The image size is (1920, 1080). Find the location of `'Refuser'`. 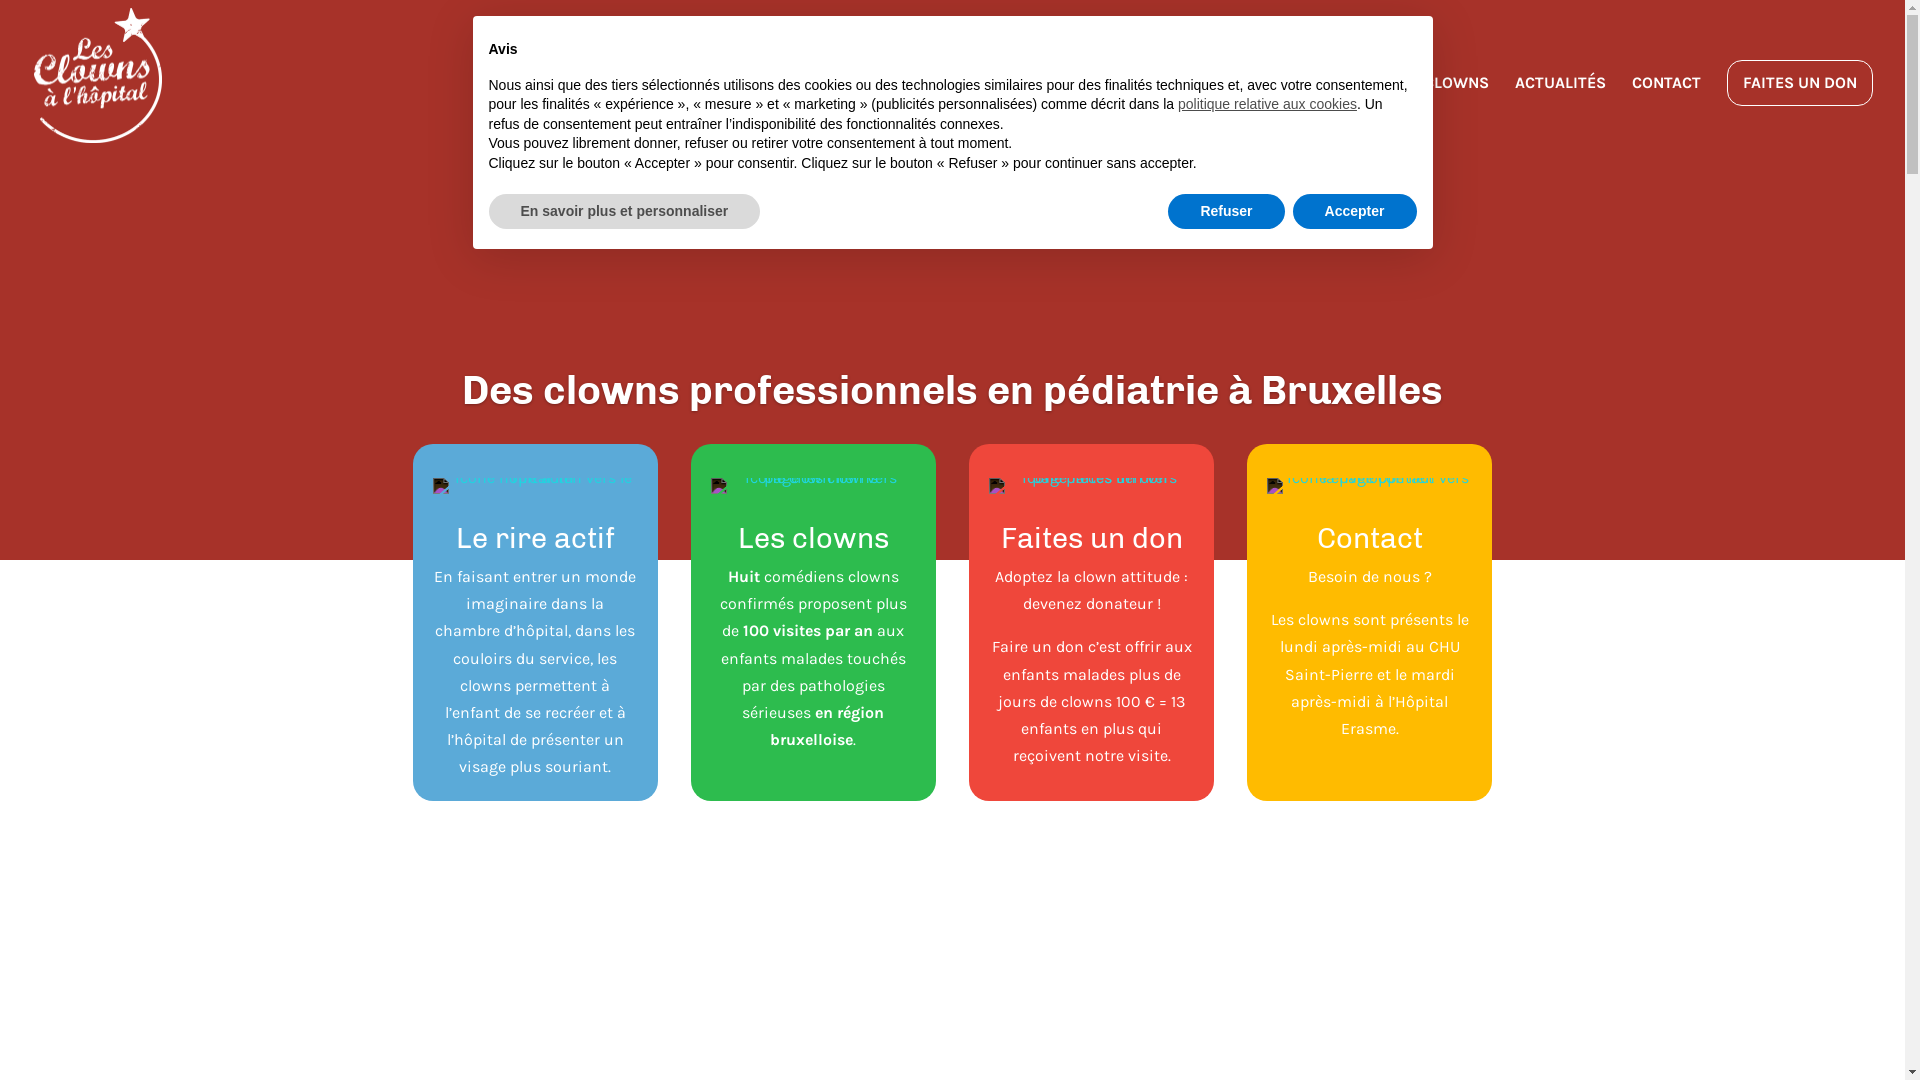

'Refuser' is located at coordinates (1224, 212).